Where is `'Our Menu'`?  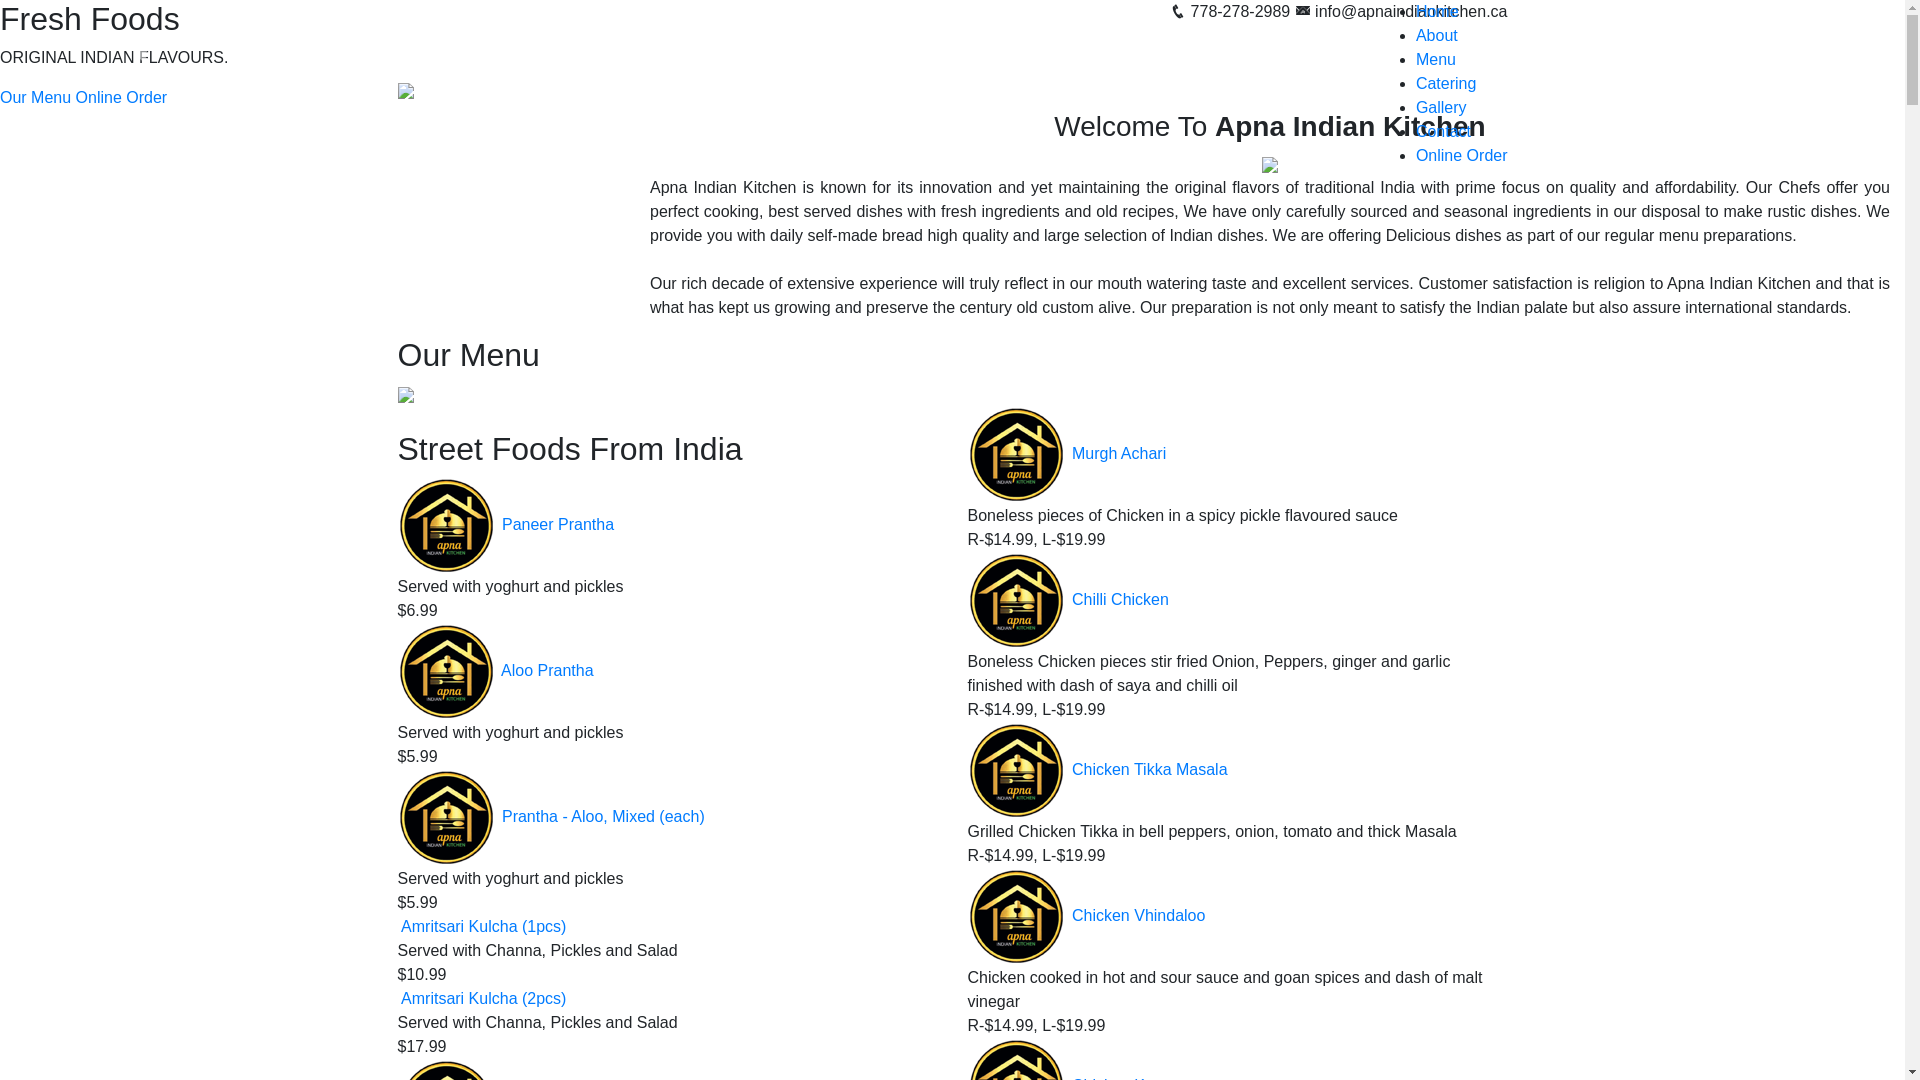 'Our Menu' is located at coordinates (35, 97).